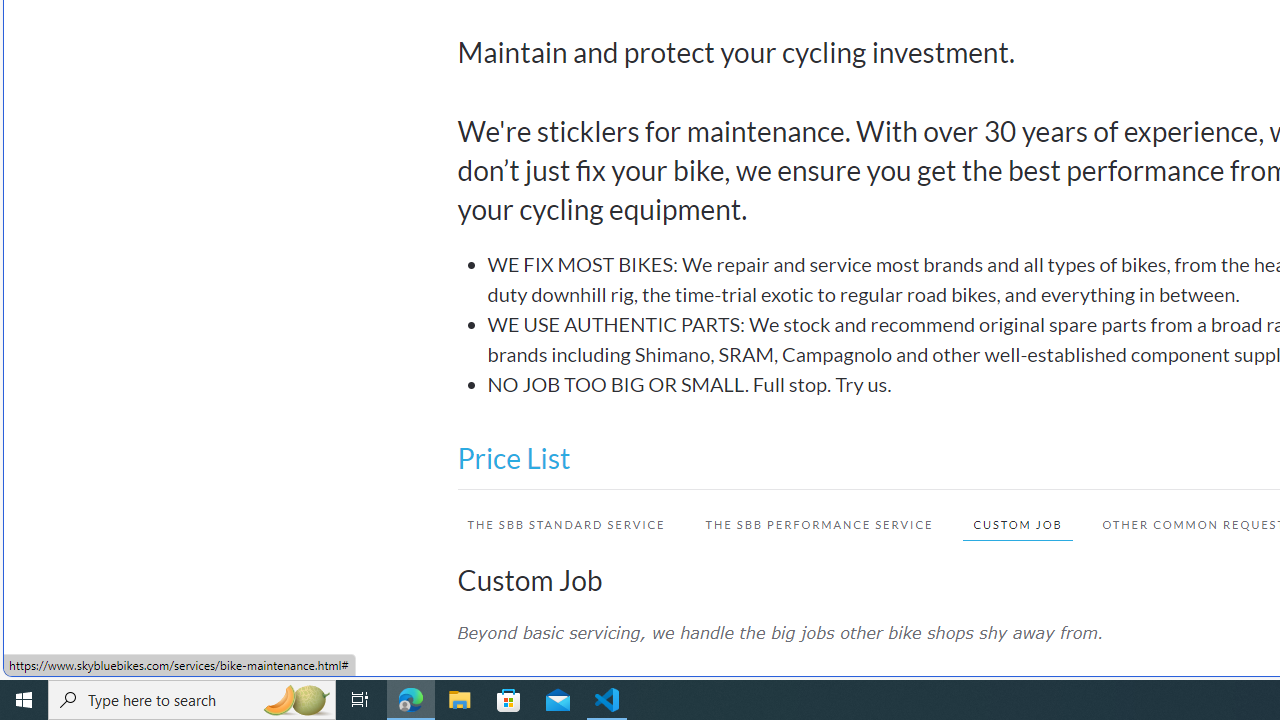  What do you see at coordinates (819, 523) in the screenshot?
I see `'THE SBB PERFORMANCE SERVICE'` at bounding box center [819, 523].